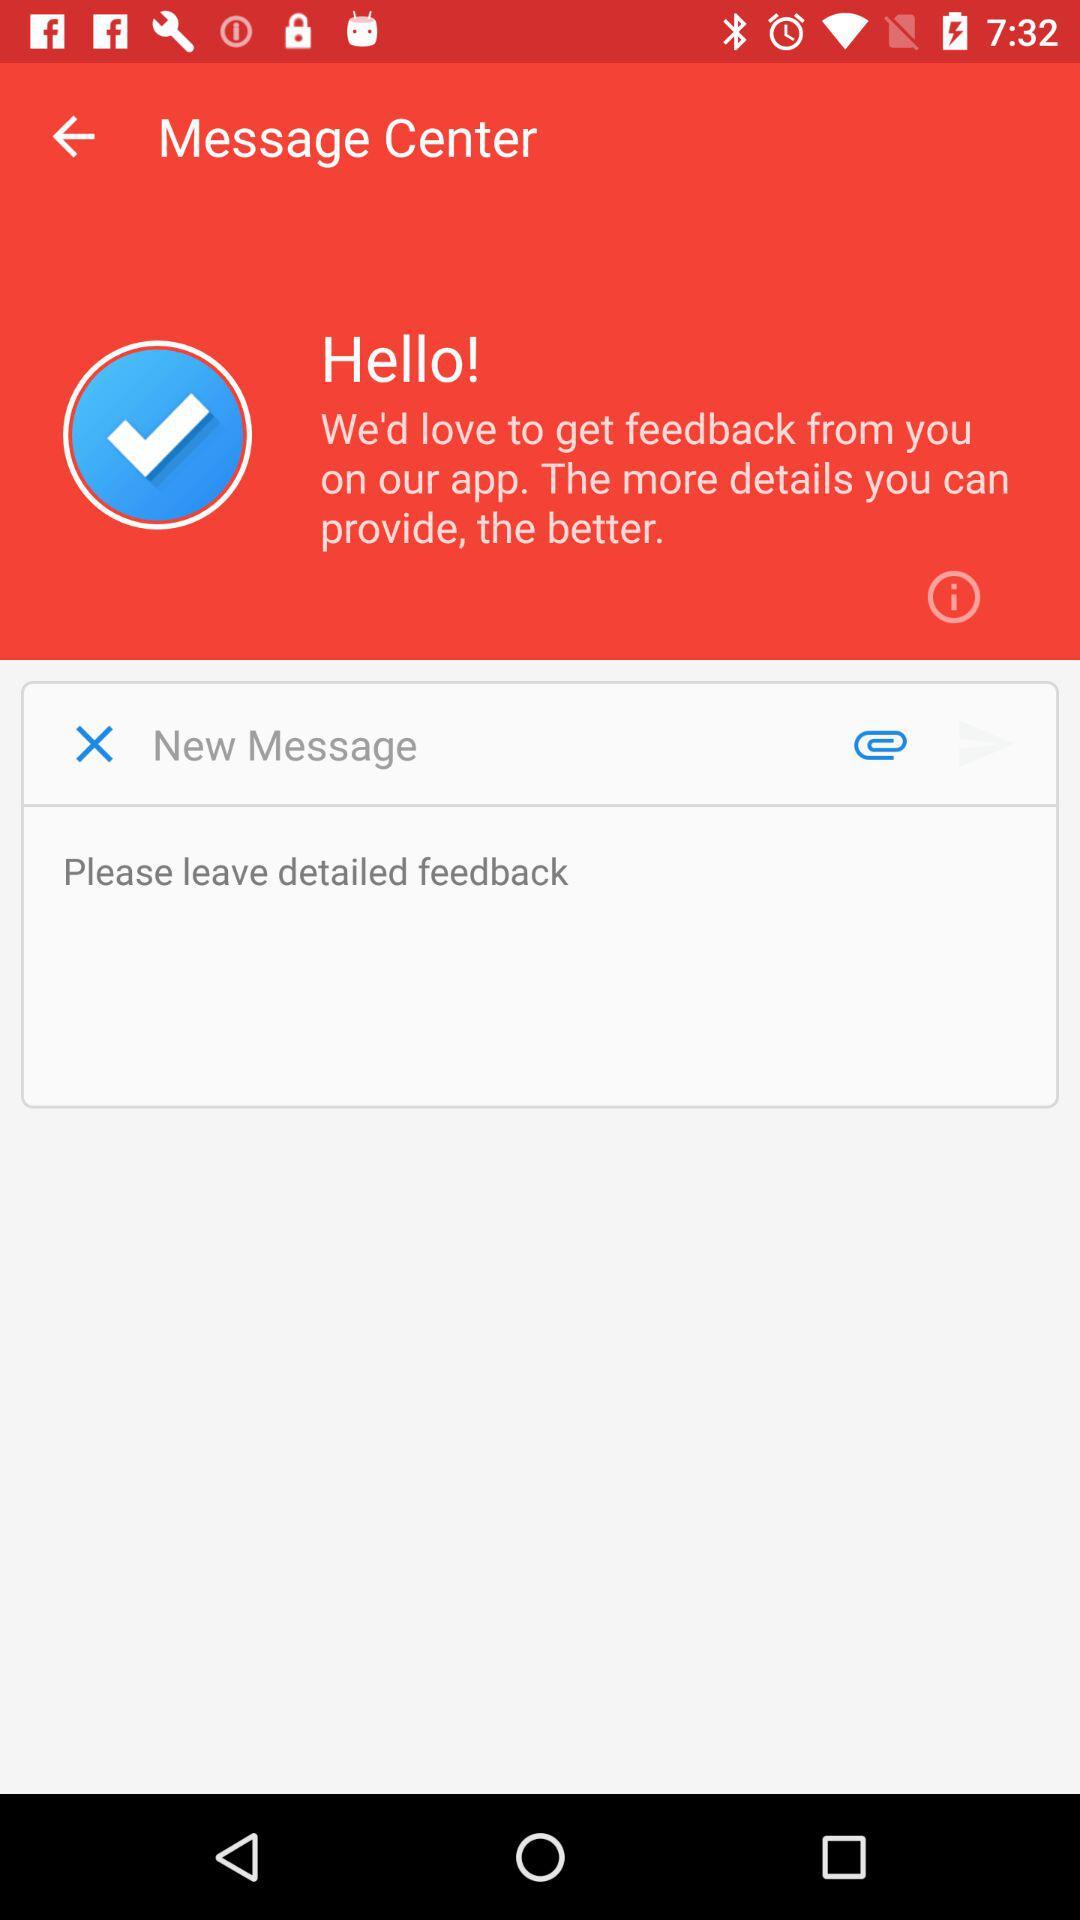 This screenshot has height=1920, width=1080. What do you see at coordinates (550, 955) in the screenshot?
I see `detailed feedback field` at bounding box center [550, 955].